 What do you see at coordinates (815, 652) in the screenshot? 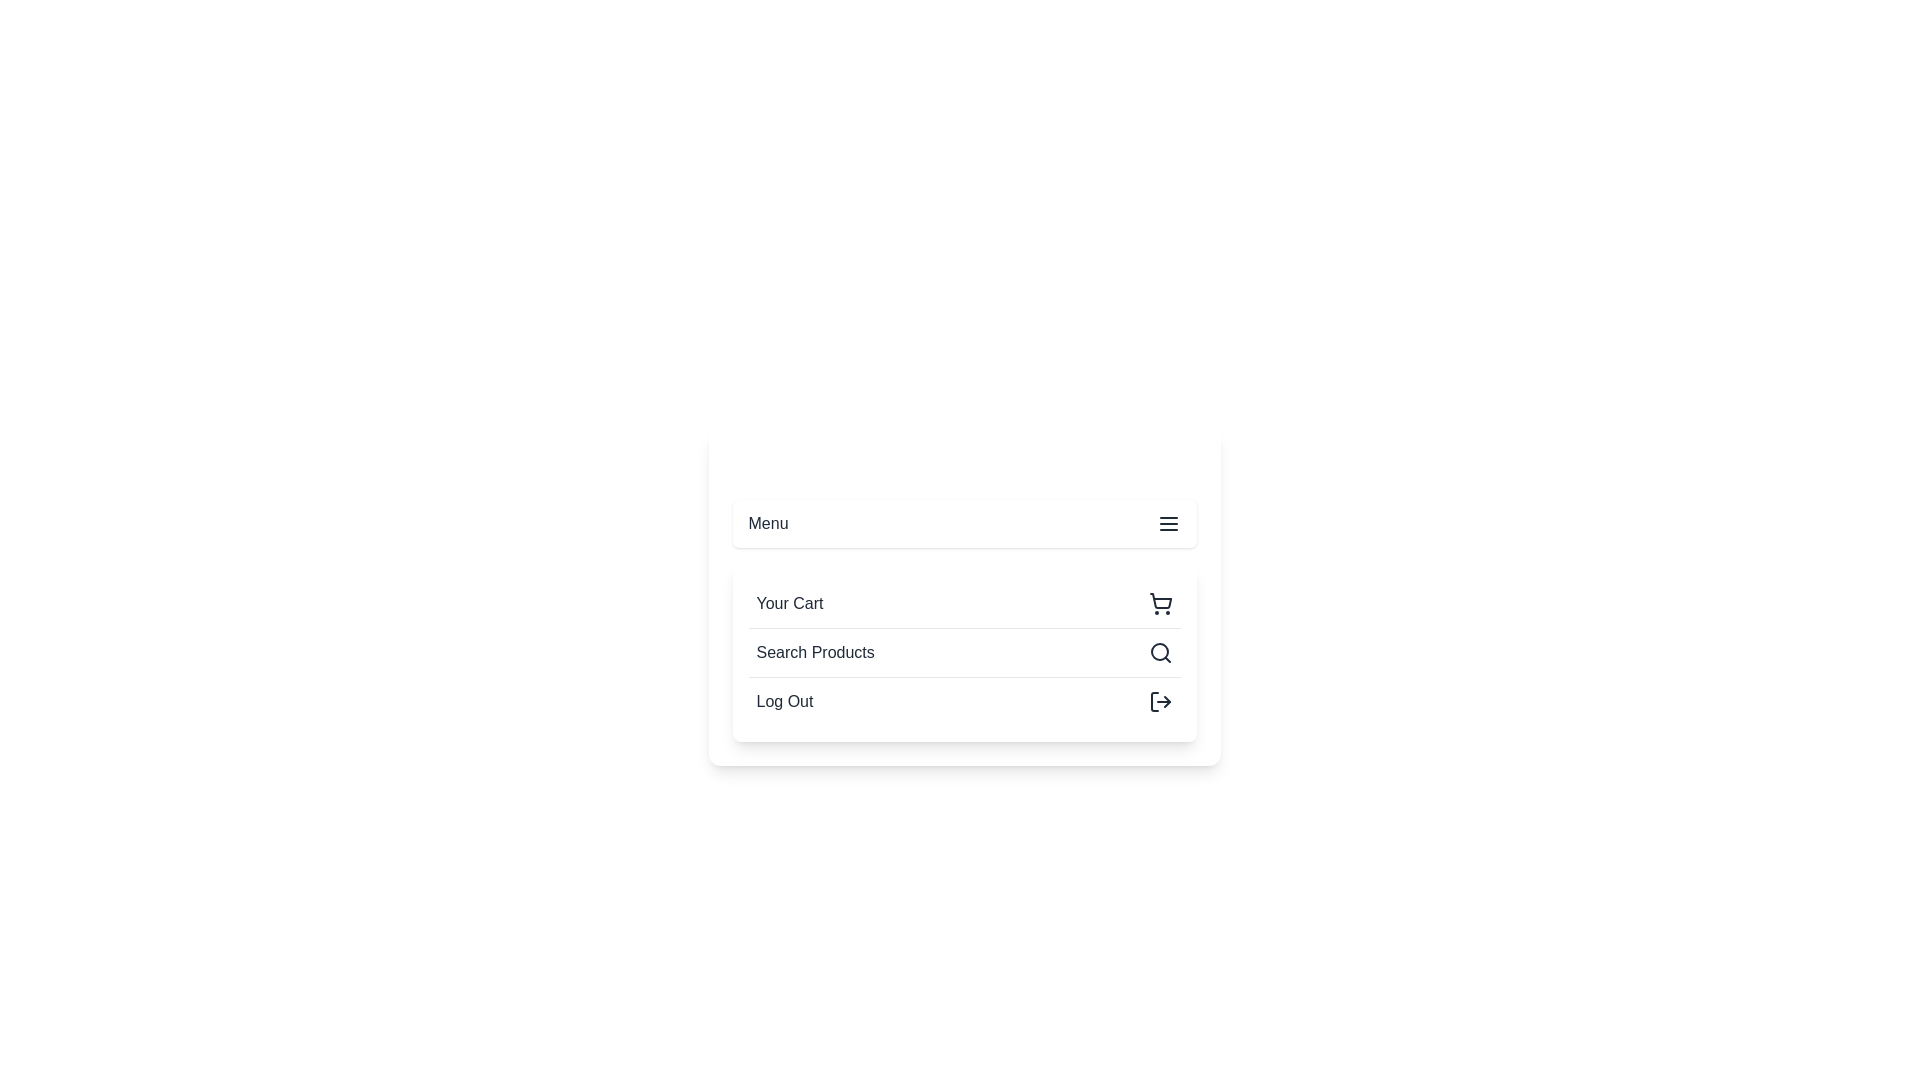
I see `the 'Search Products' text label located in the menu list, positioned between 'Your Cart' and 'Log Out'` at bounding box center [815, 652].